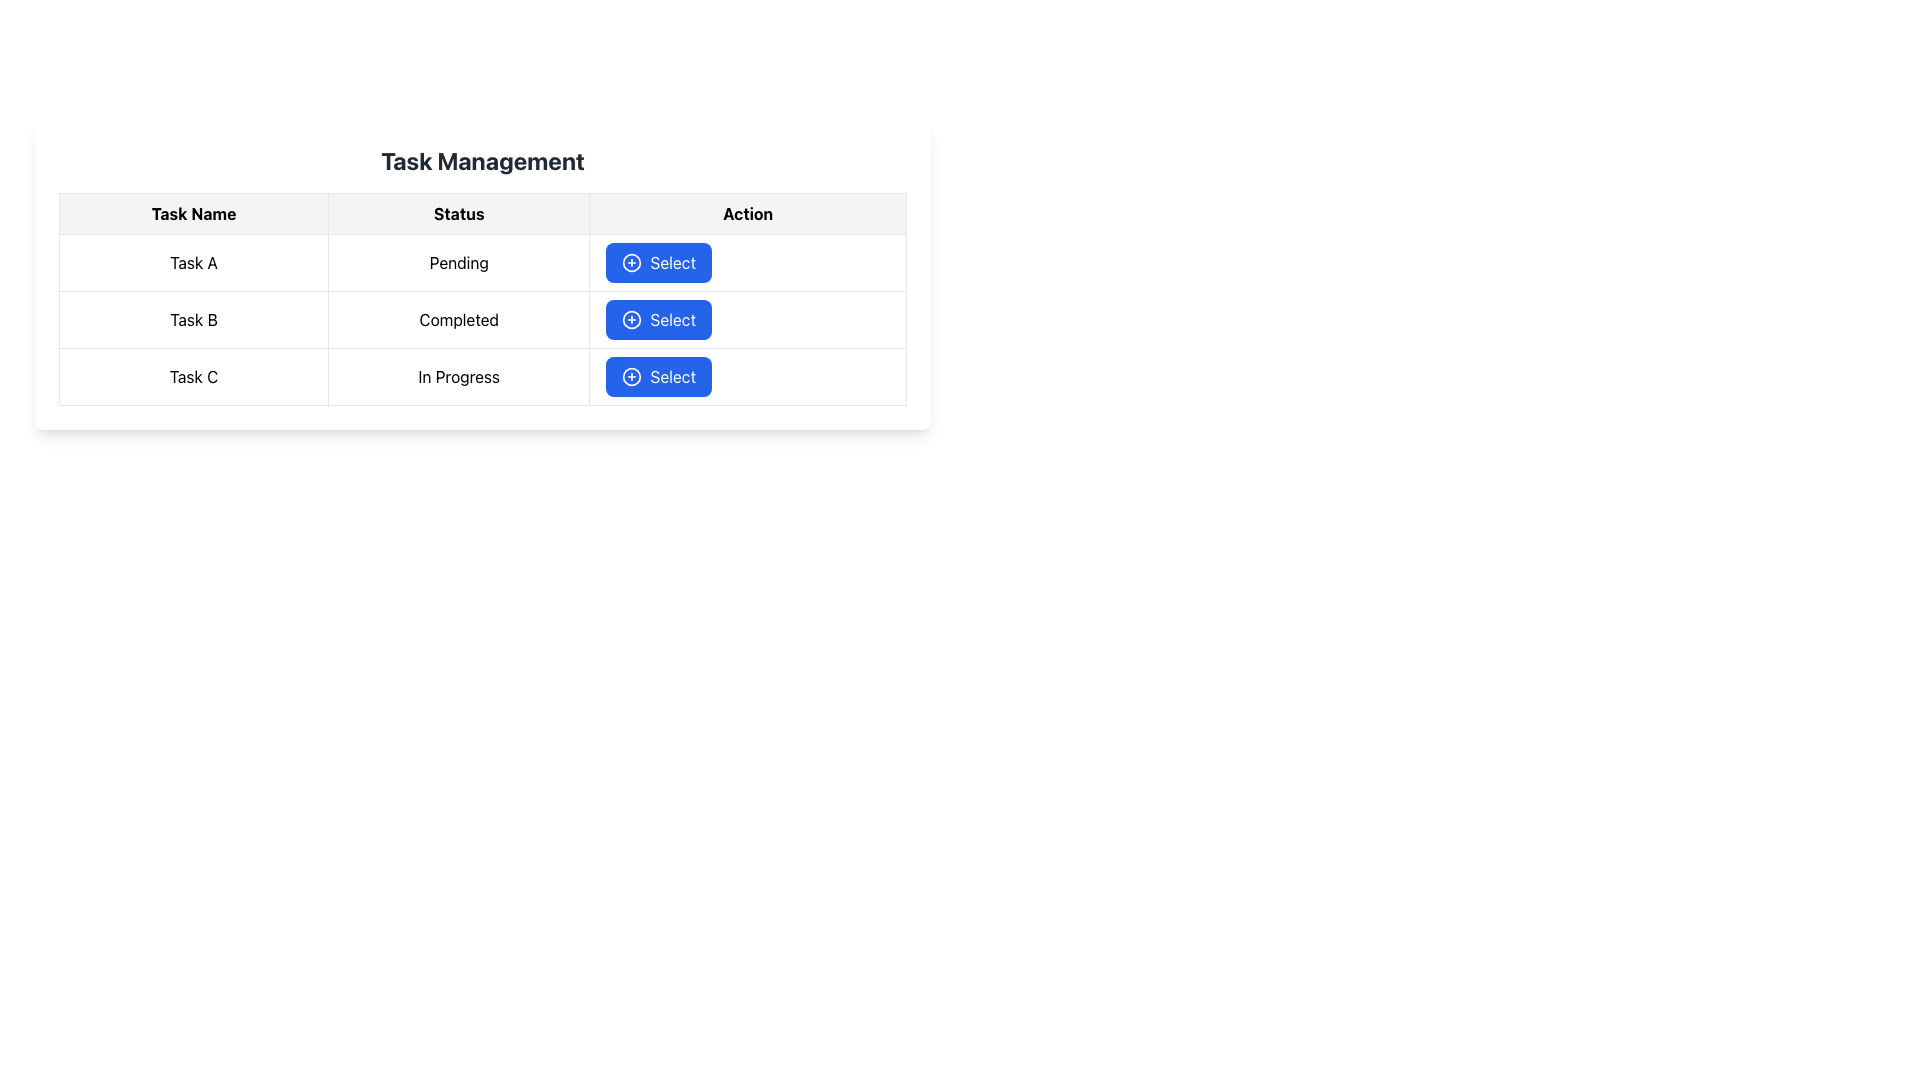 The height and width of the screenshot is (1080, 1920). I want to click on the 'Select' button with a blue background and white text, located in the 'Action' column of the 'Task Management' table, so click(659, 377).